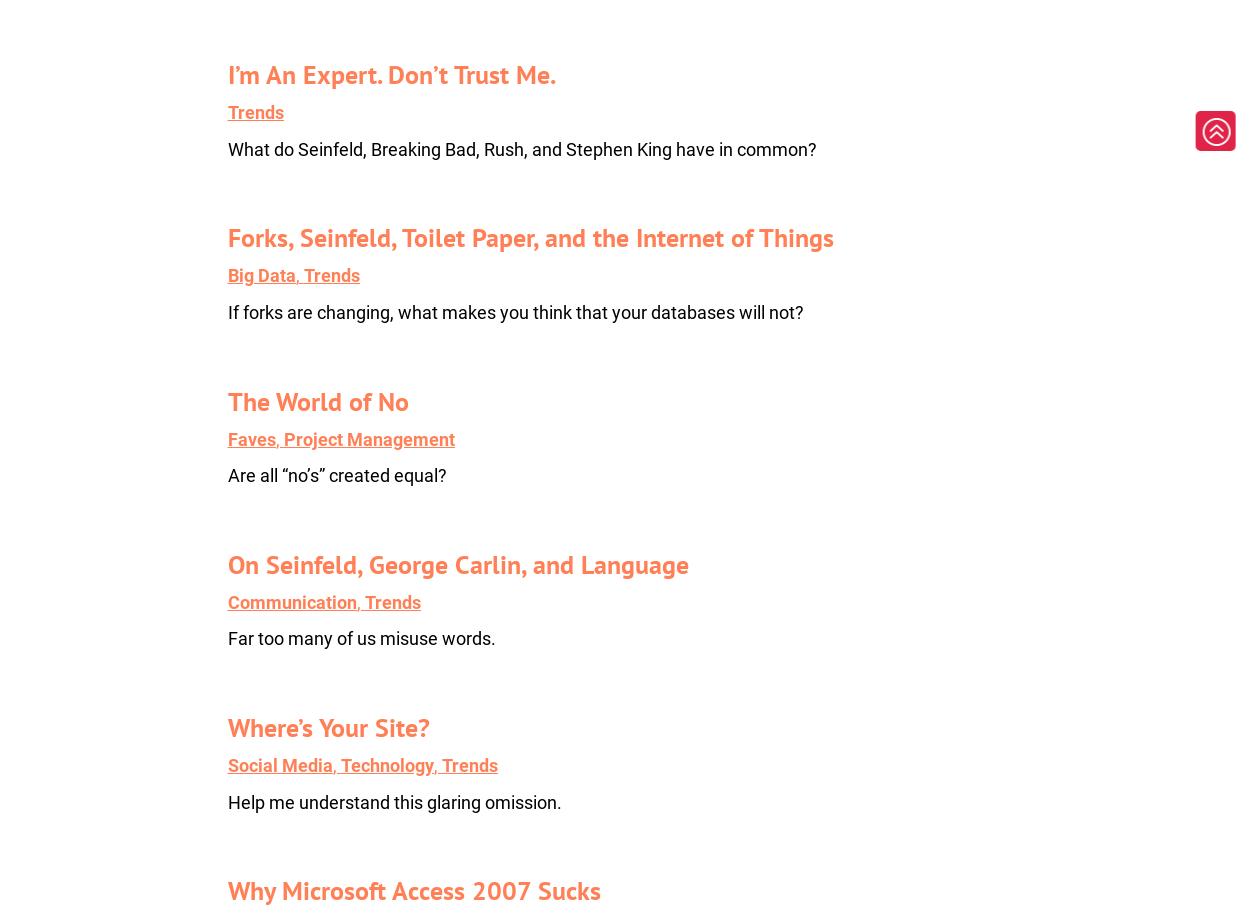  What do you see at coordinates (515, 312) in the screenshot?
I see `'If forks are changing, what makes you think that your databases will not?'` at bounding box center [515, 312].